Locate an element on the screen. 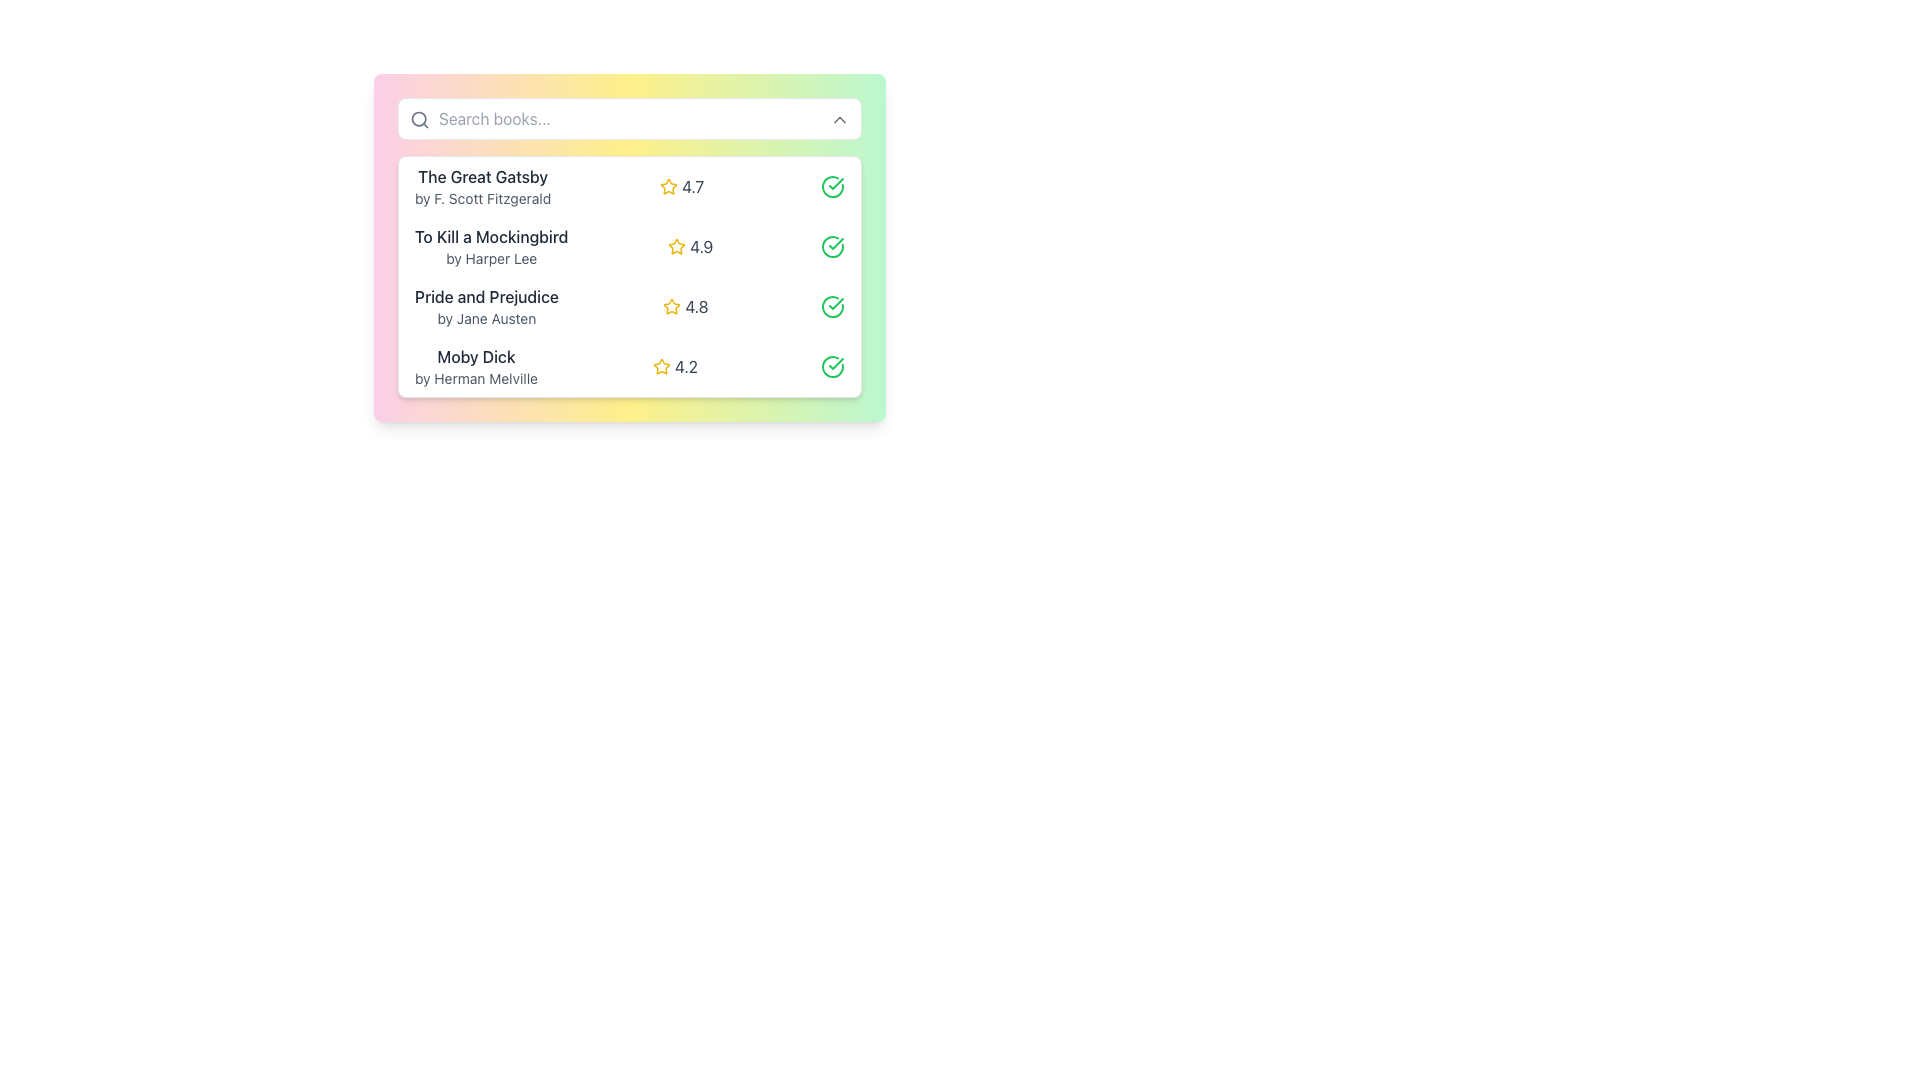 The image size is (1920, 1080). the third star icon in the rating list for the book 'Pride and Prejudice by Jane Austen' to interact with the rating is located at coordinates (672, 306).